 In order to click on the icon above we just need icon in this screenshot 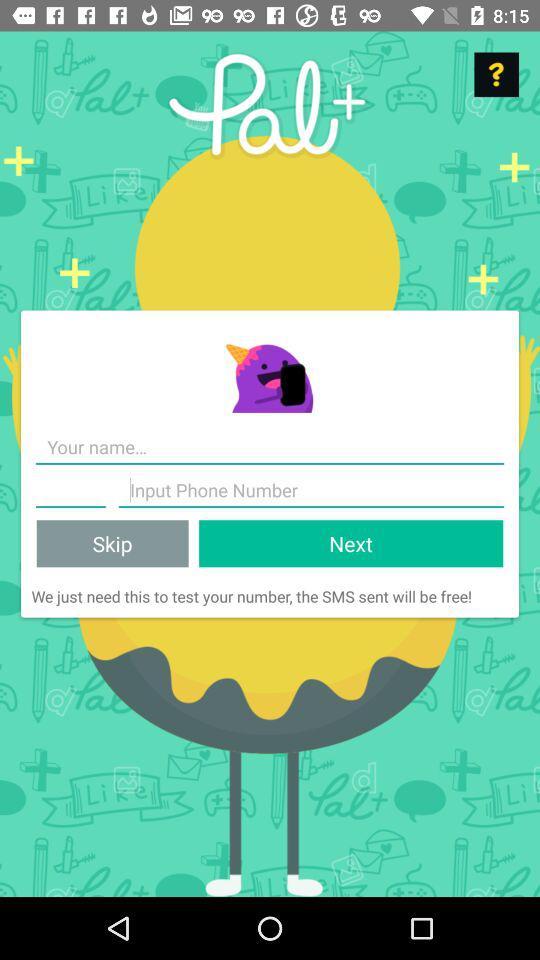, I will do `click(112, 543)`.